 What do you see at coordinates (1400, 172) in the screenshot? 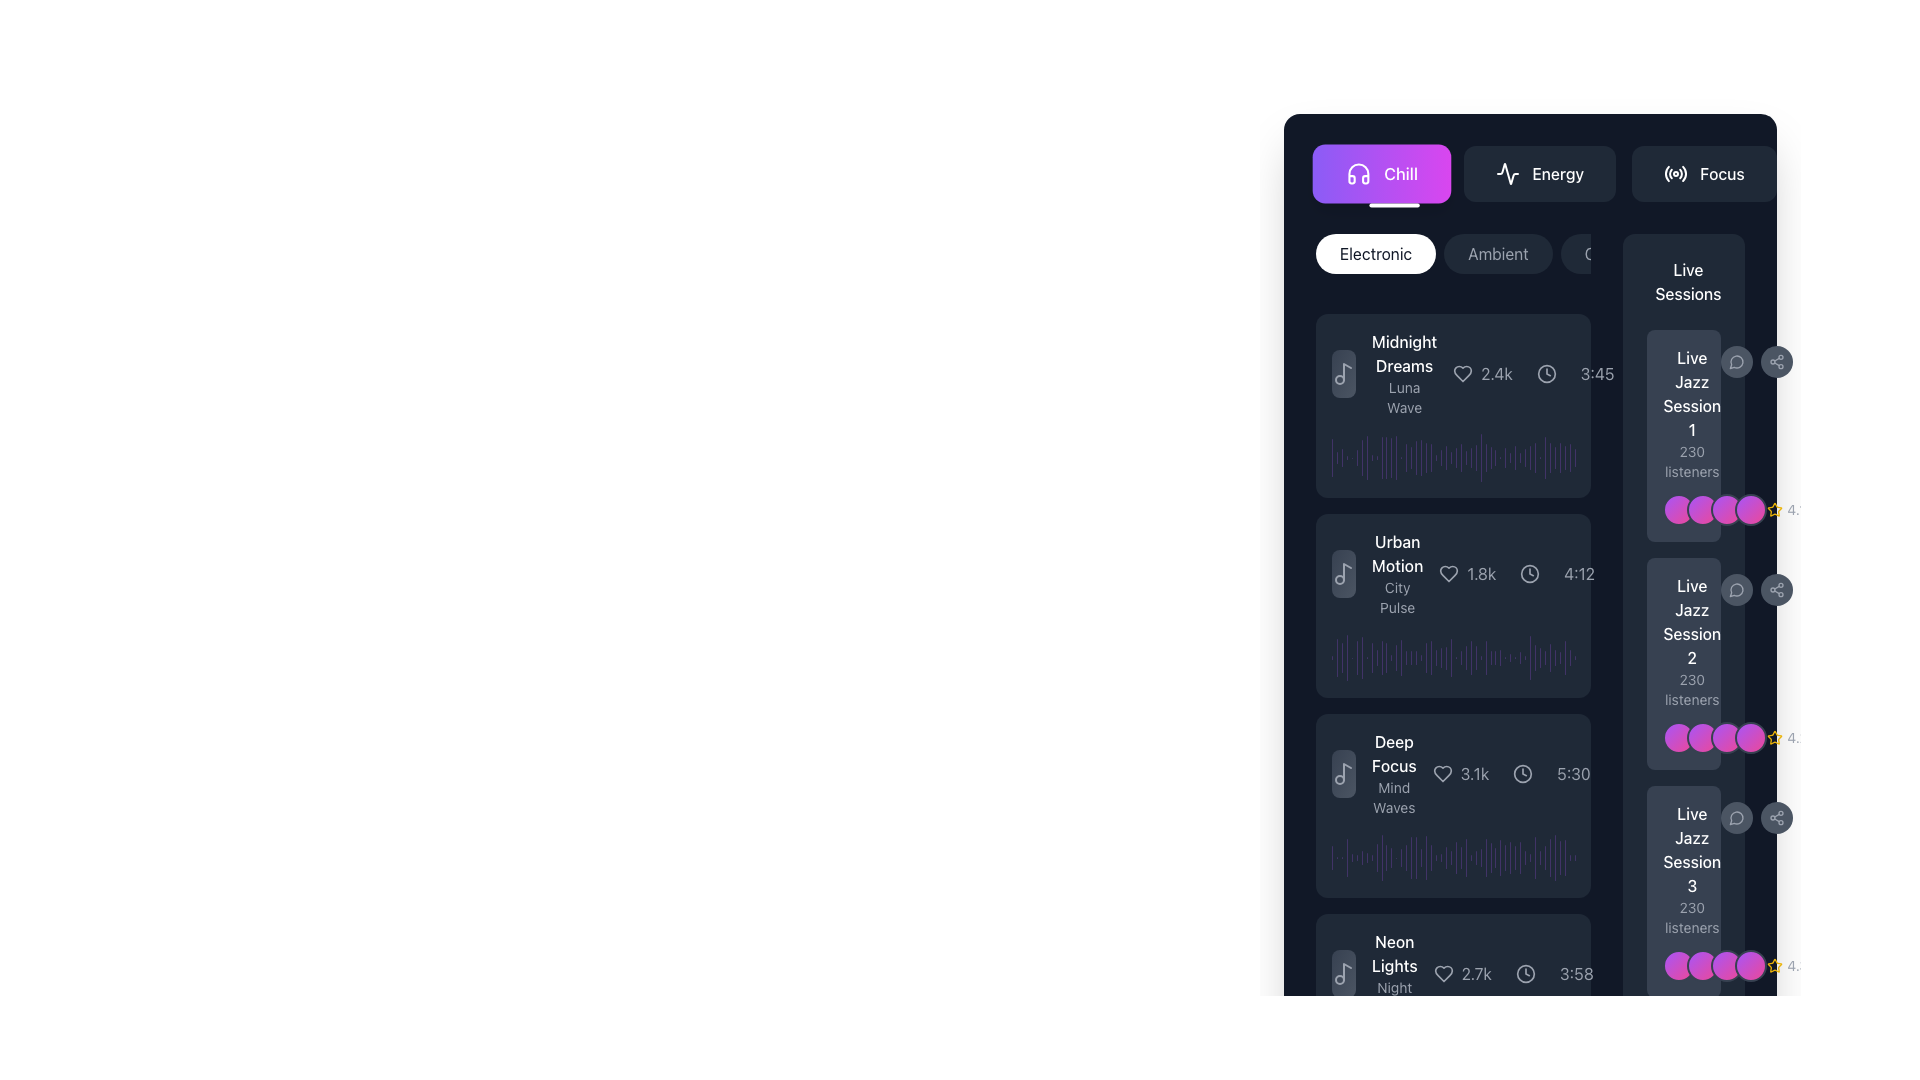
I see `the text label displaying 'Chill', which is styled with white medium-weight font on a gradient background from violet to fuchsia, located in the top left section of the interface` at bounding box center [1400, 172].